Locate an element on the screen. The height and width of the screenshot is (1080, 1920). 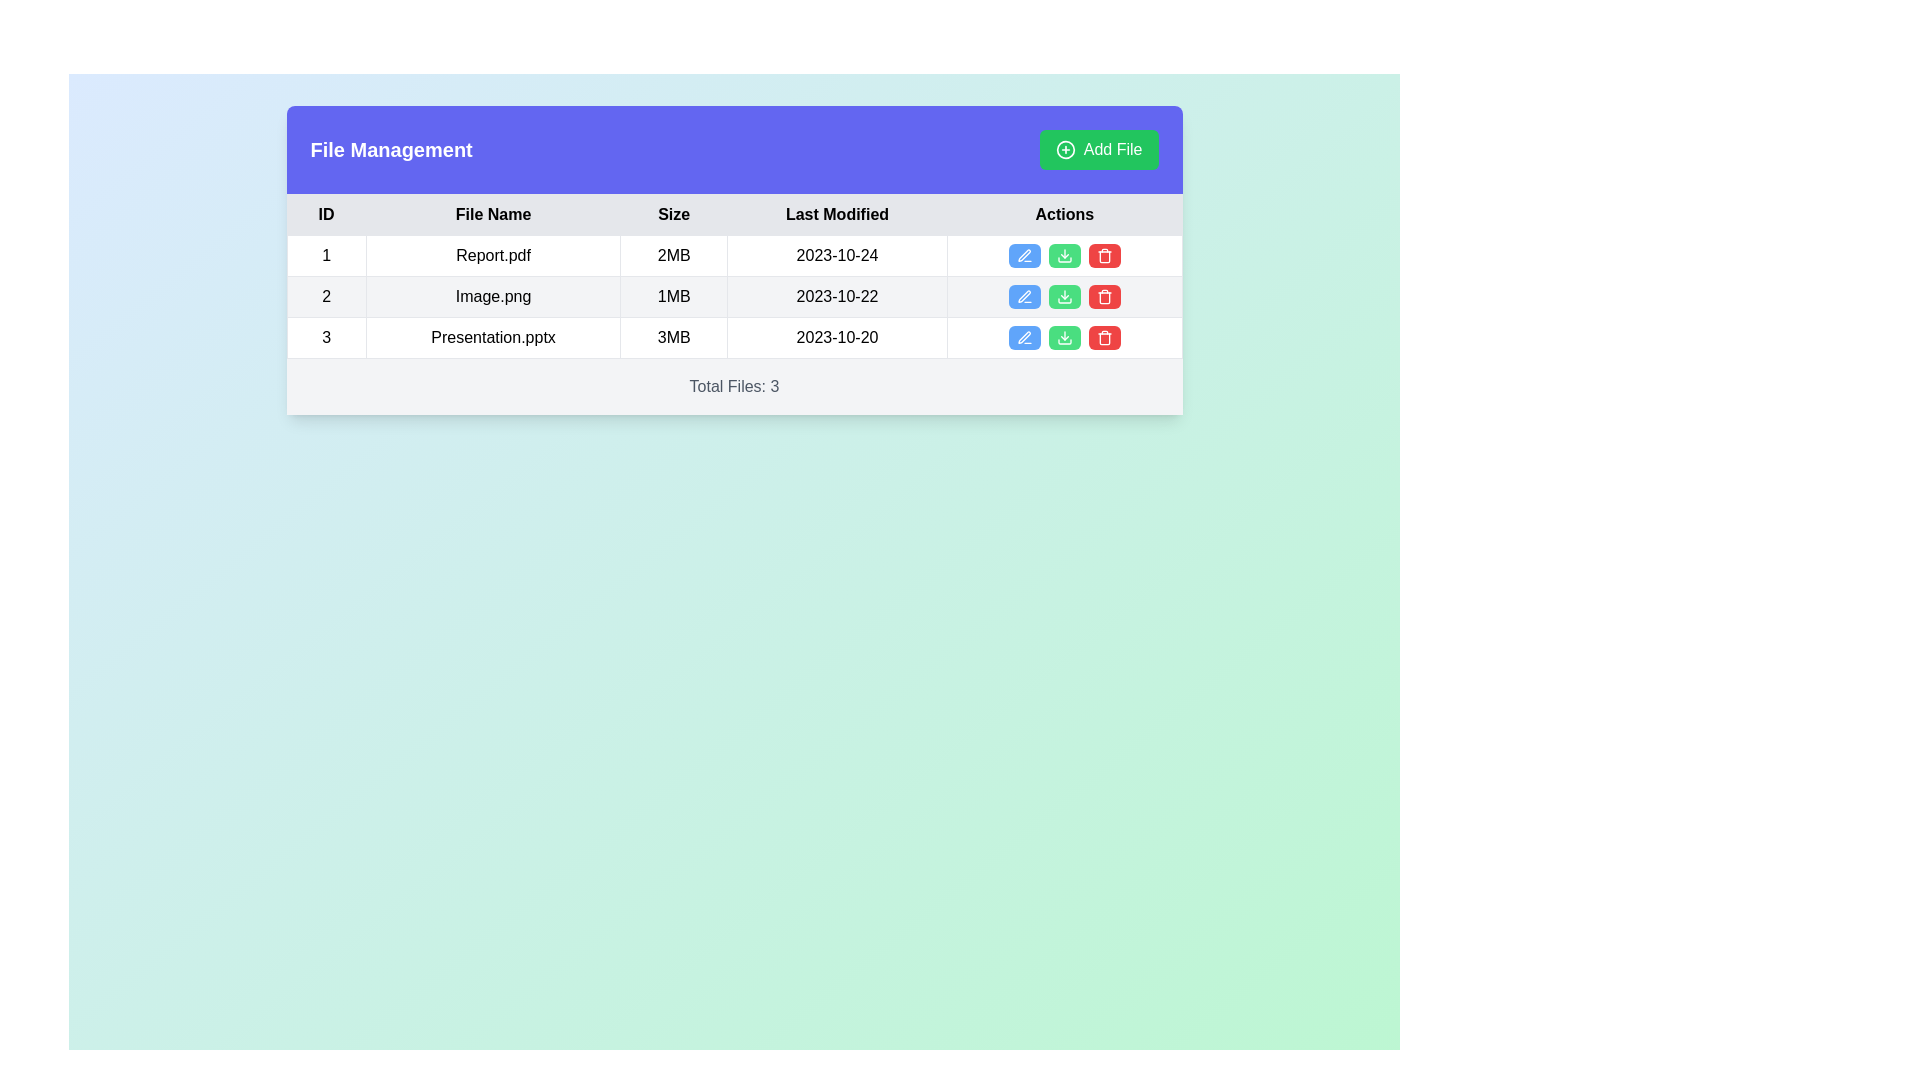
the pen icon button located in the 'Actions' column of the third row in the 'File Management' table is located at coordinates (1024, 337).